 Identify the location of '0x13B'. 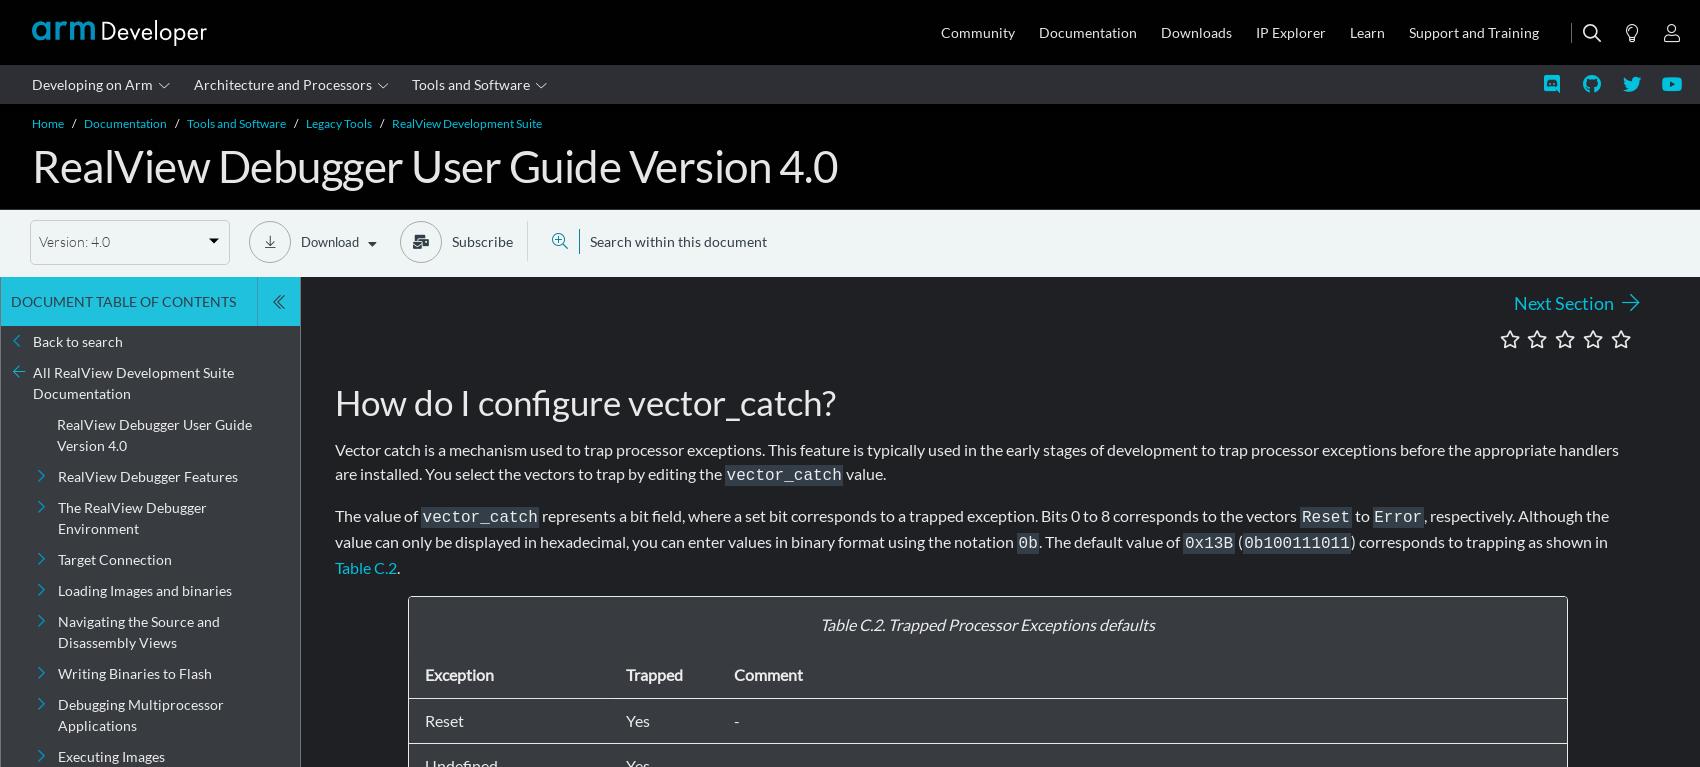
(1207, 543).